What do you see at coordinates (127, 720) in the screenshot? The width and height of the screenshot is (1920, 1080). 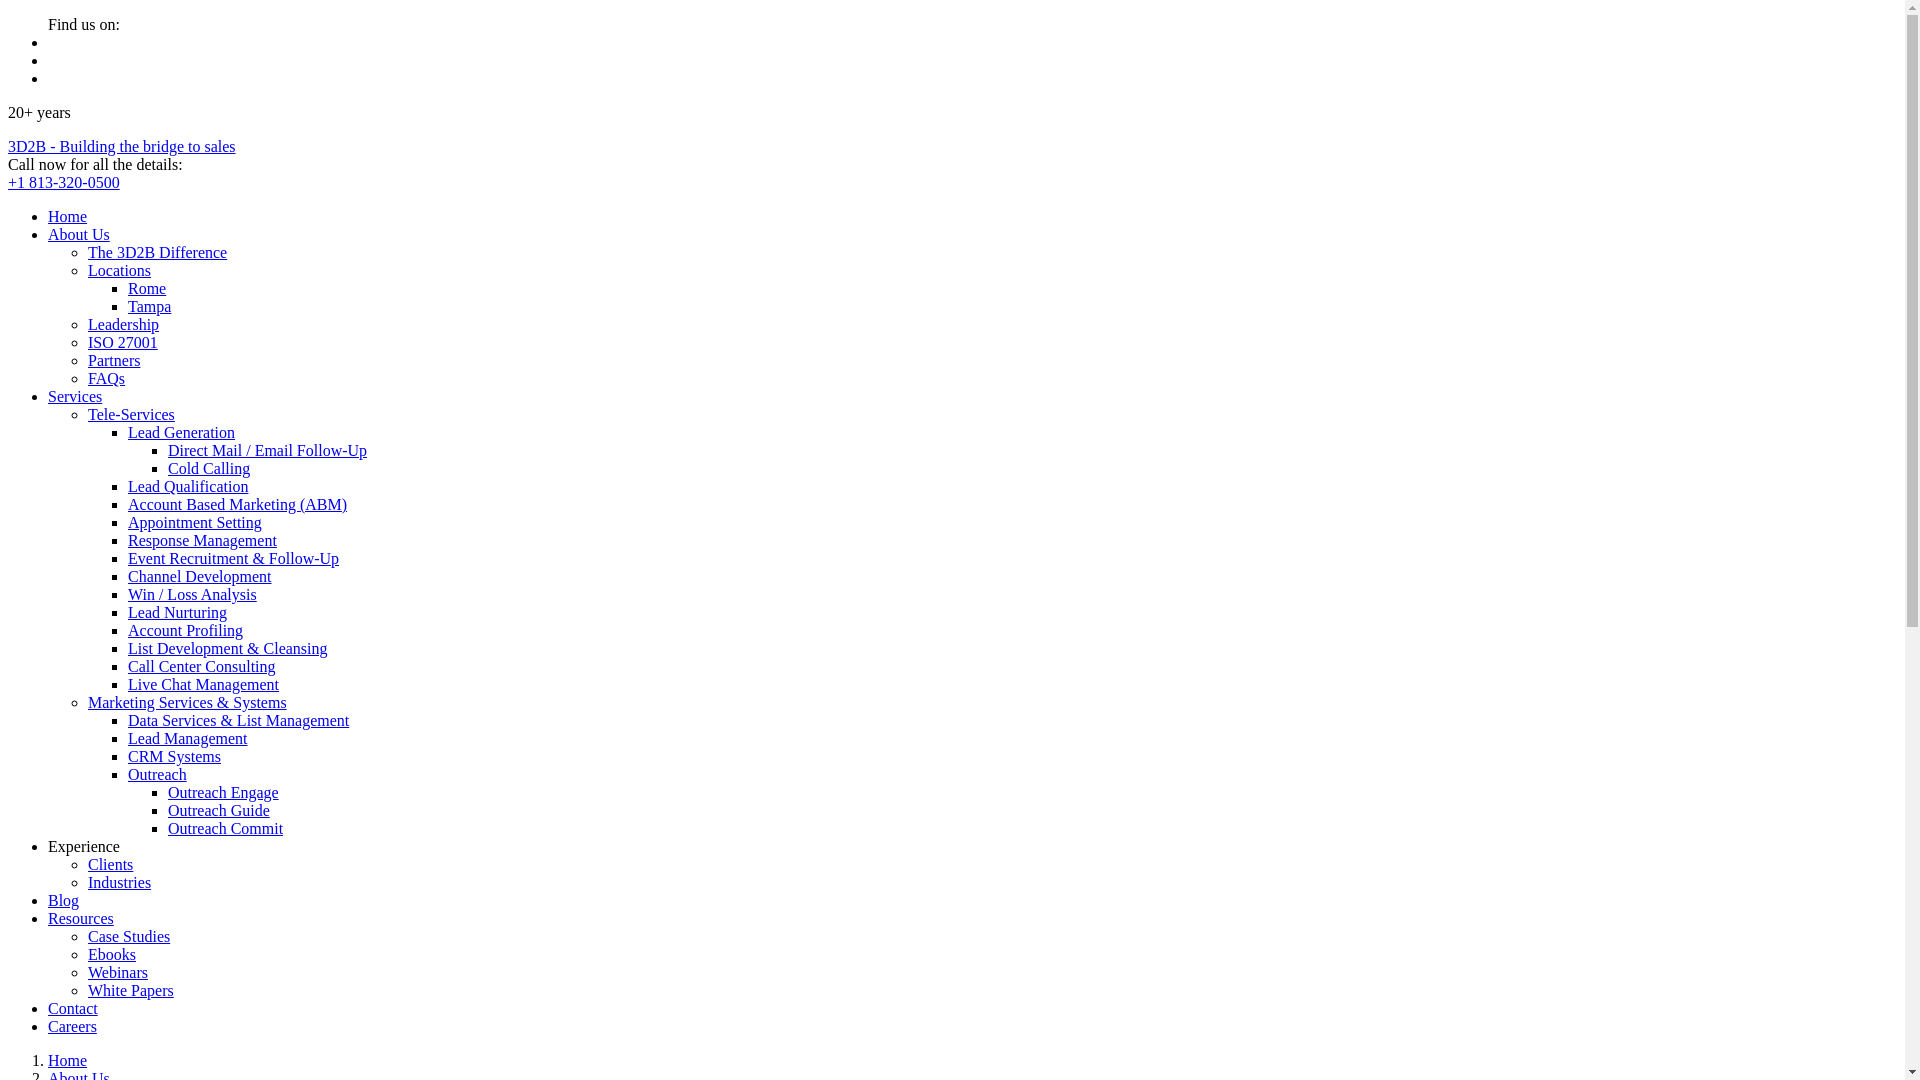 I see `'Data Services & List Management'` at bounding box center [127, 720].